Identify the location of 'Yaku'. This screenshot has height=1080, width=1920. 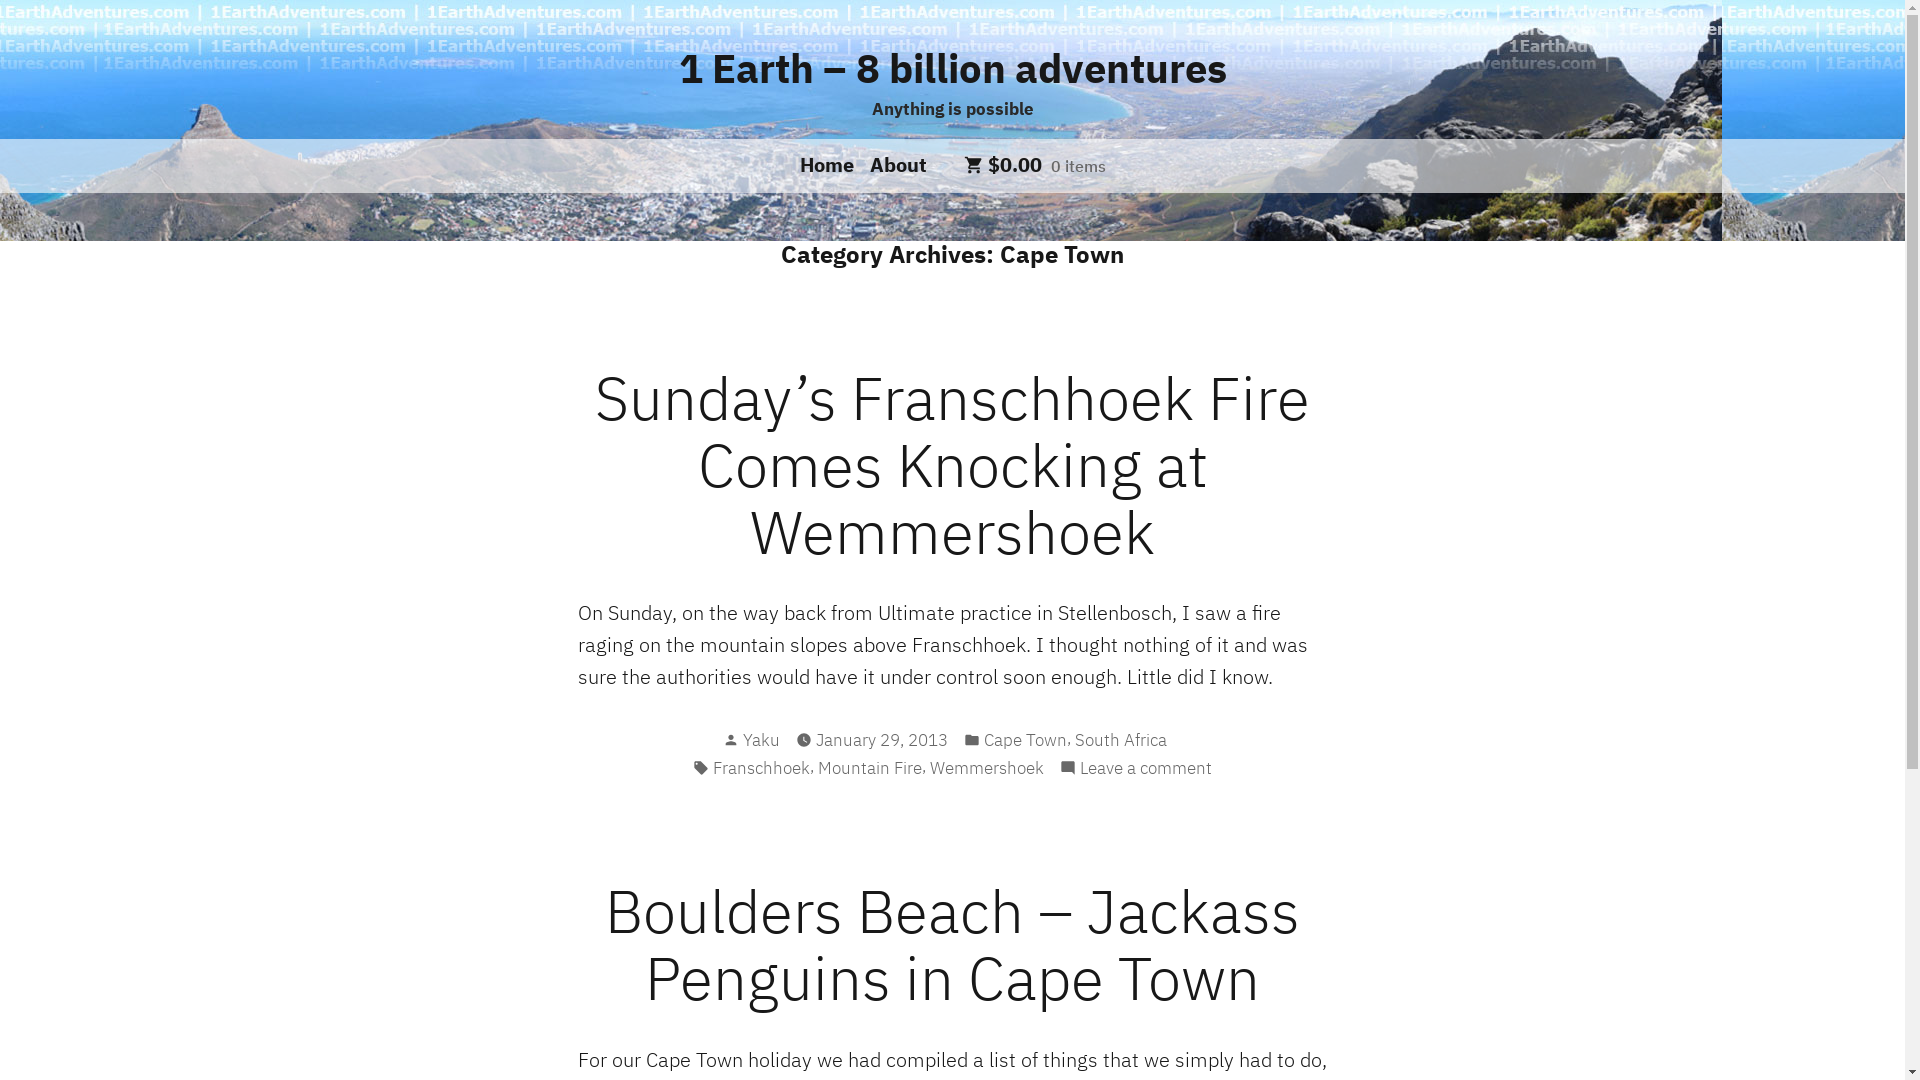
(759, 740).